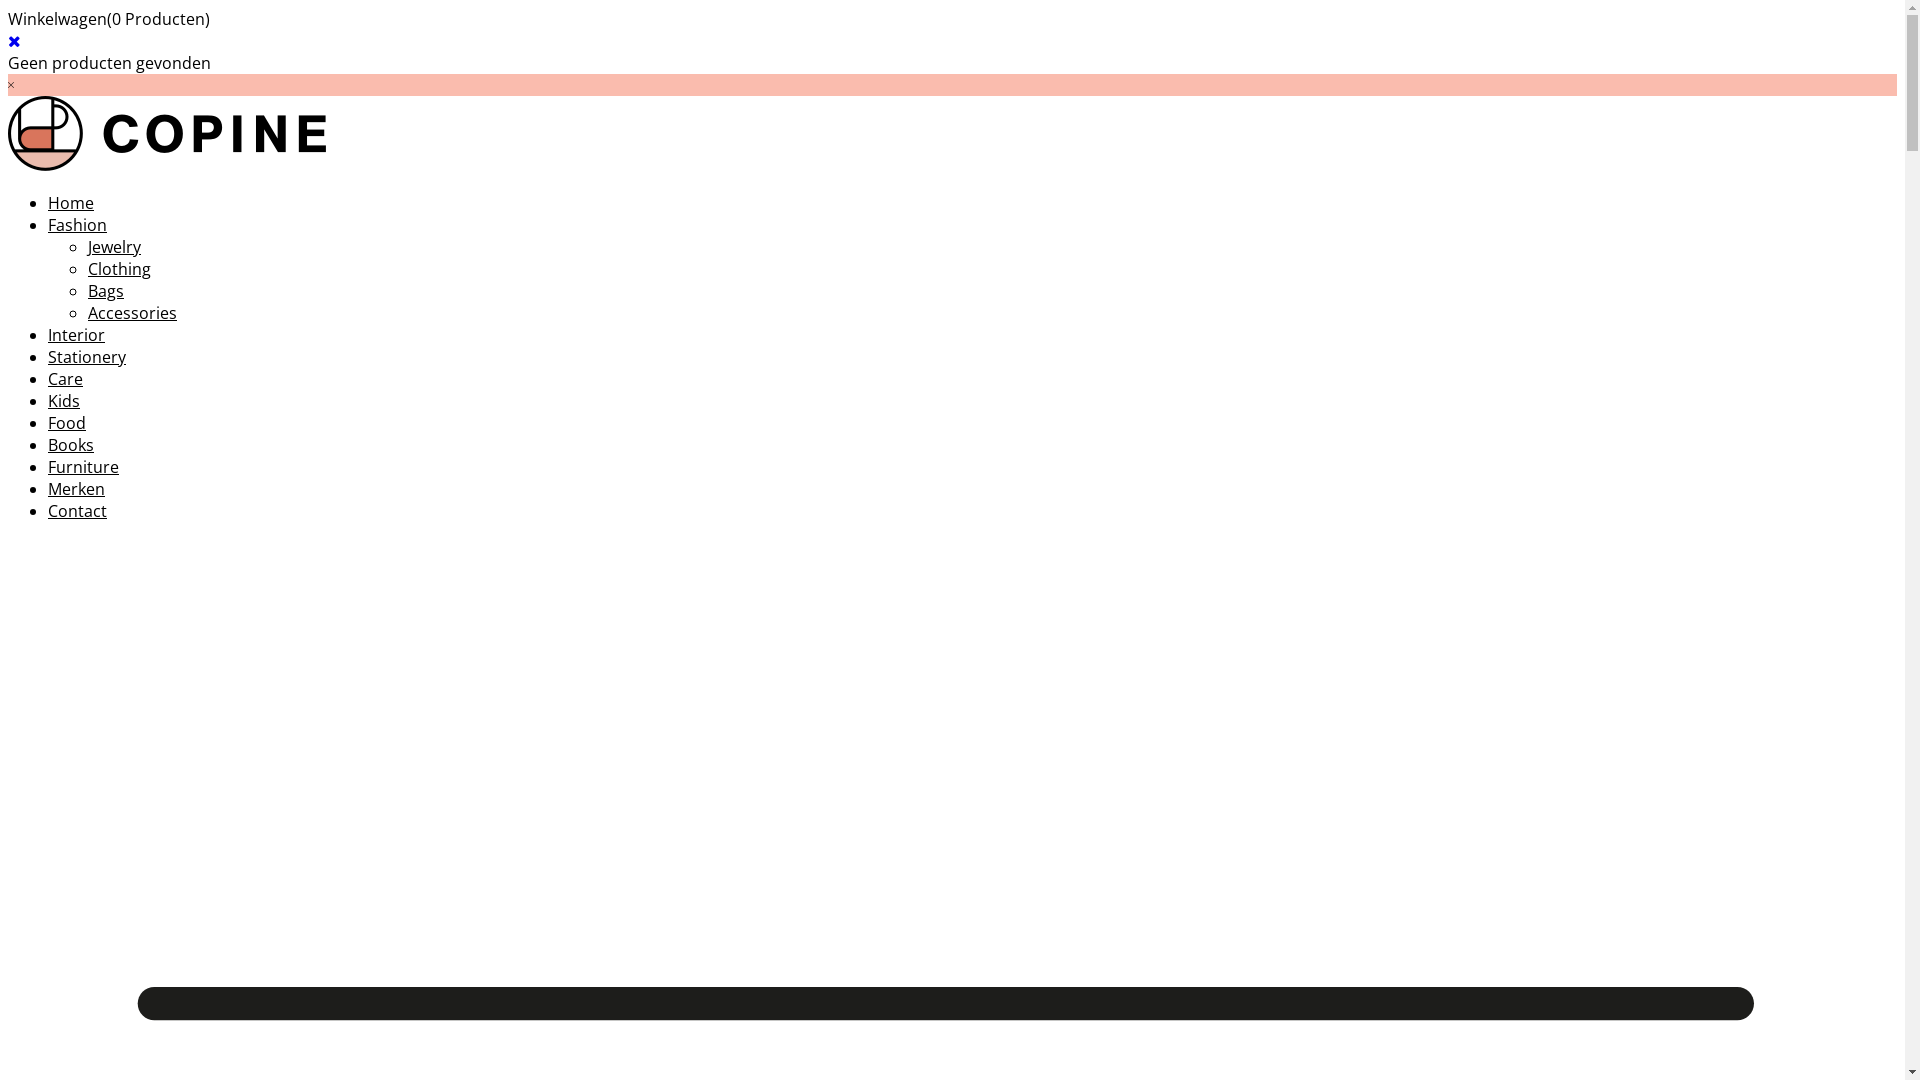  What do you see at coordinates (131, 312) in the screenshot?
I see `'Accessories'` at bounding box center [131, 312].